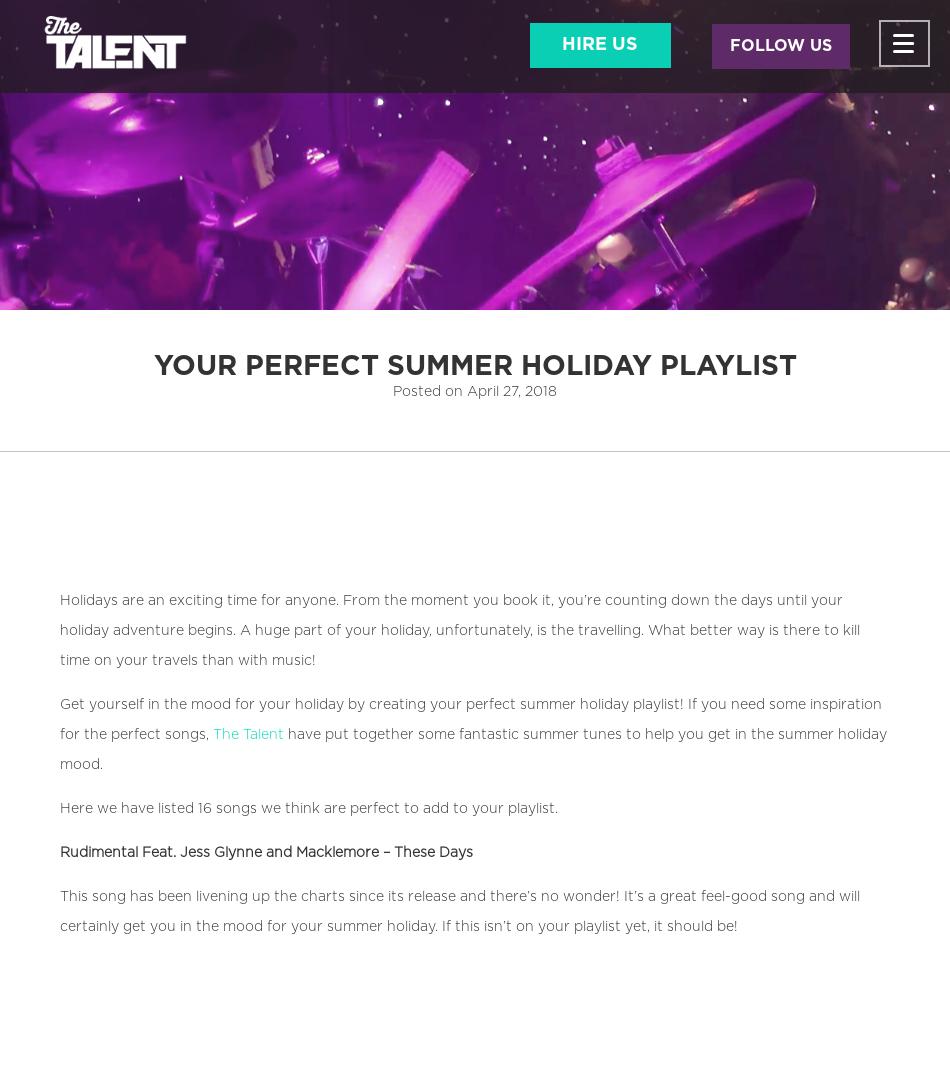  I want to click on 'Rudimental Feat. Jess Glynne and Macklemore – These Days', so click(265, 851).